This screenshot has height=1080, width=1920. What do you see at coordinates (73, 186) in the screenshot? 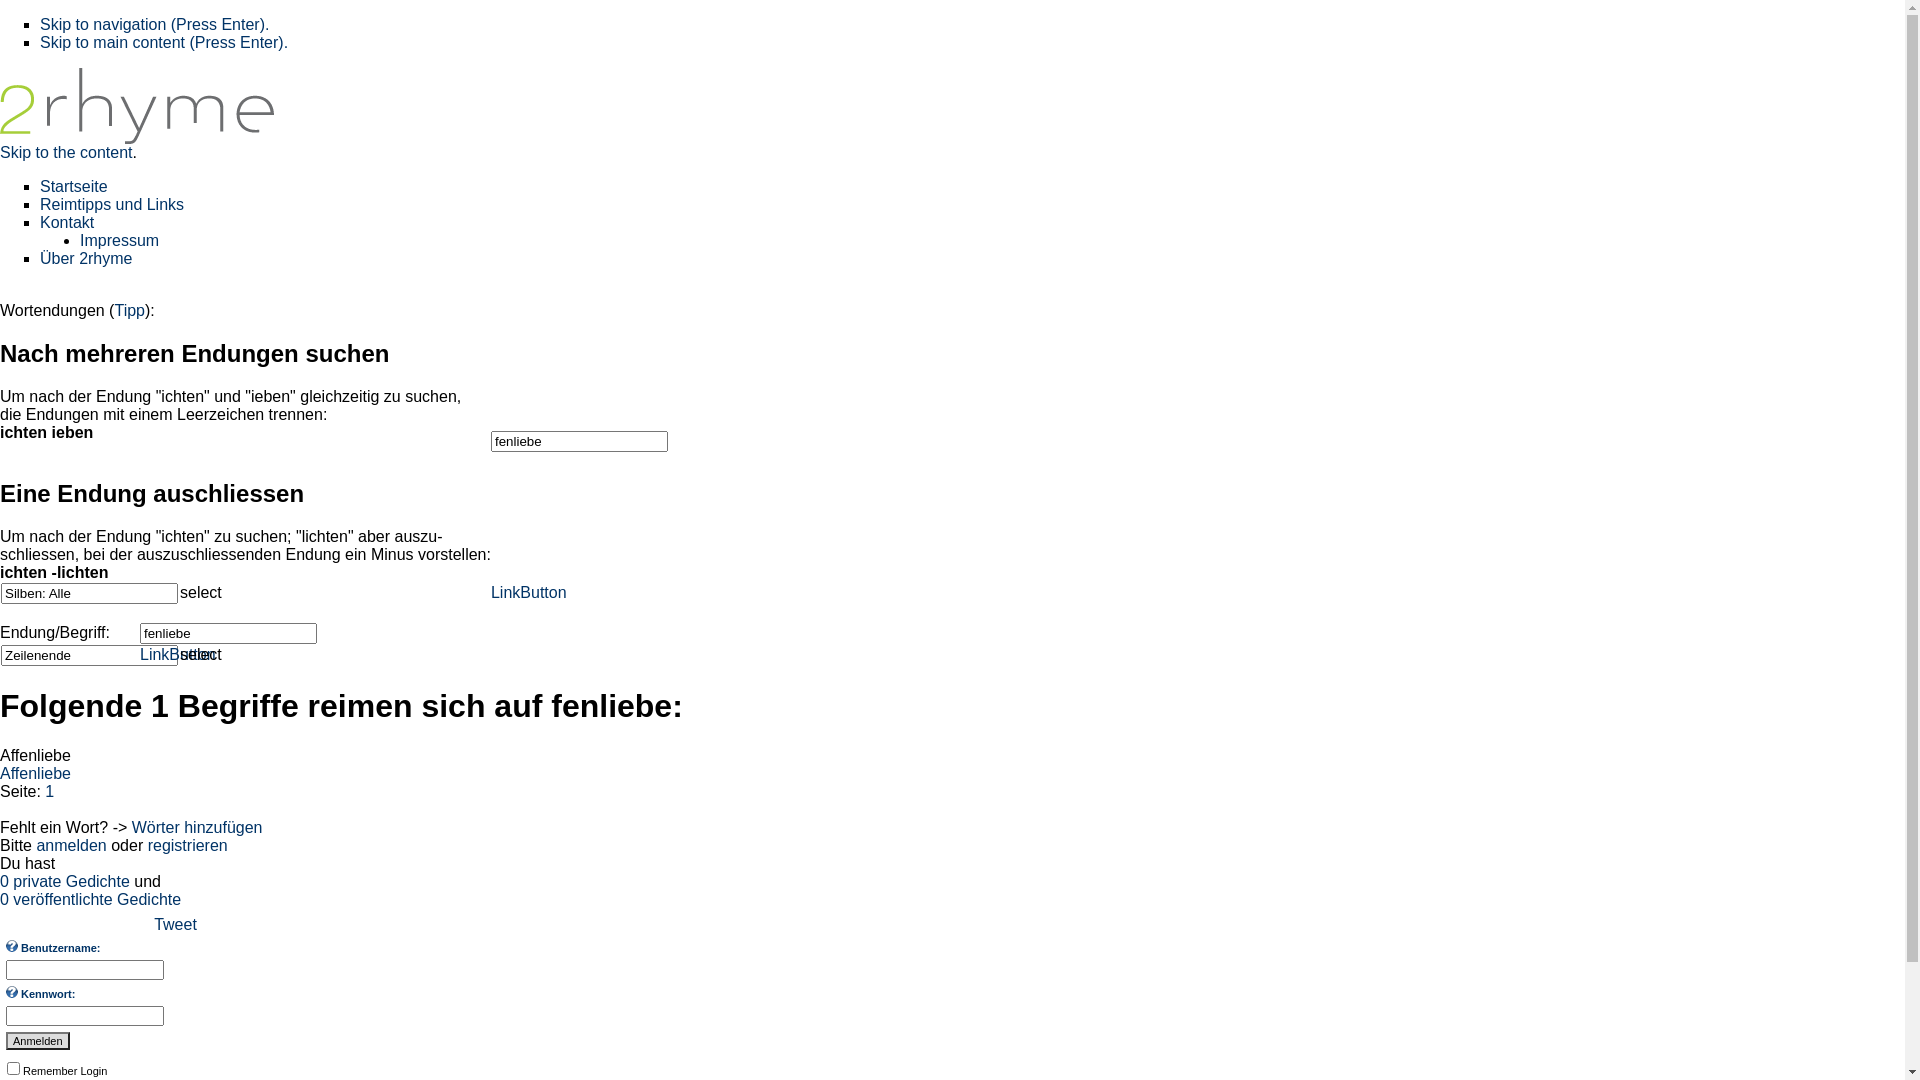
I see `'Startseite'` at bounding box center [73, 186].